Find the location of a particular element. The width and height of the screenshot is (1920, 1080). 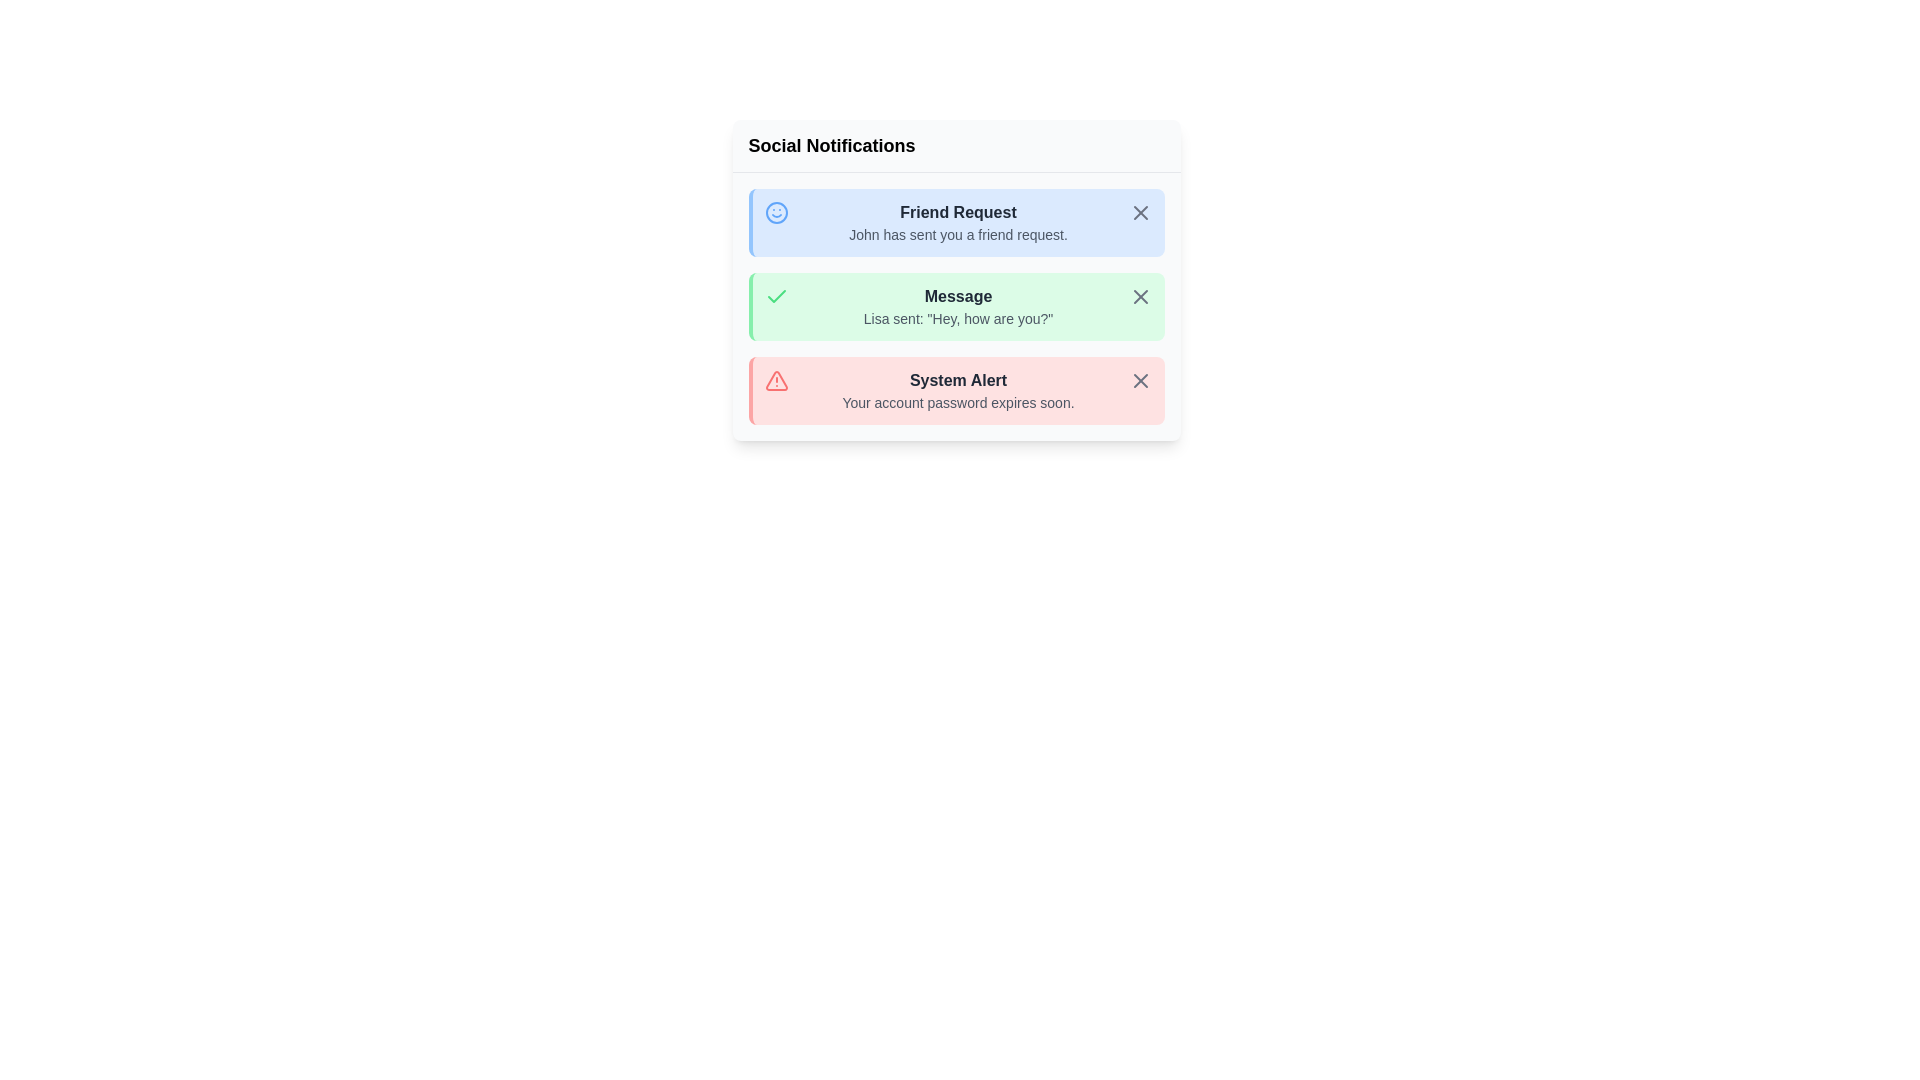

the close button located at the far-right end of the 'Friend Request' notification box in the 'Social Notifications' panel is located at coordinates (1140, 212).